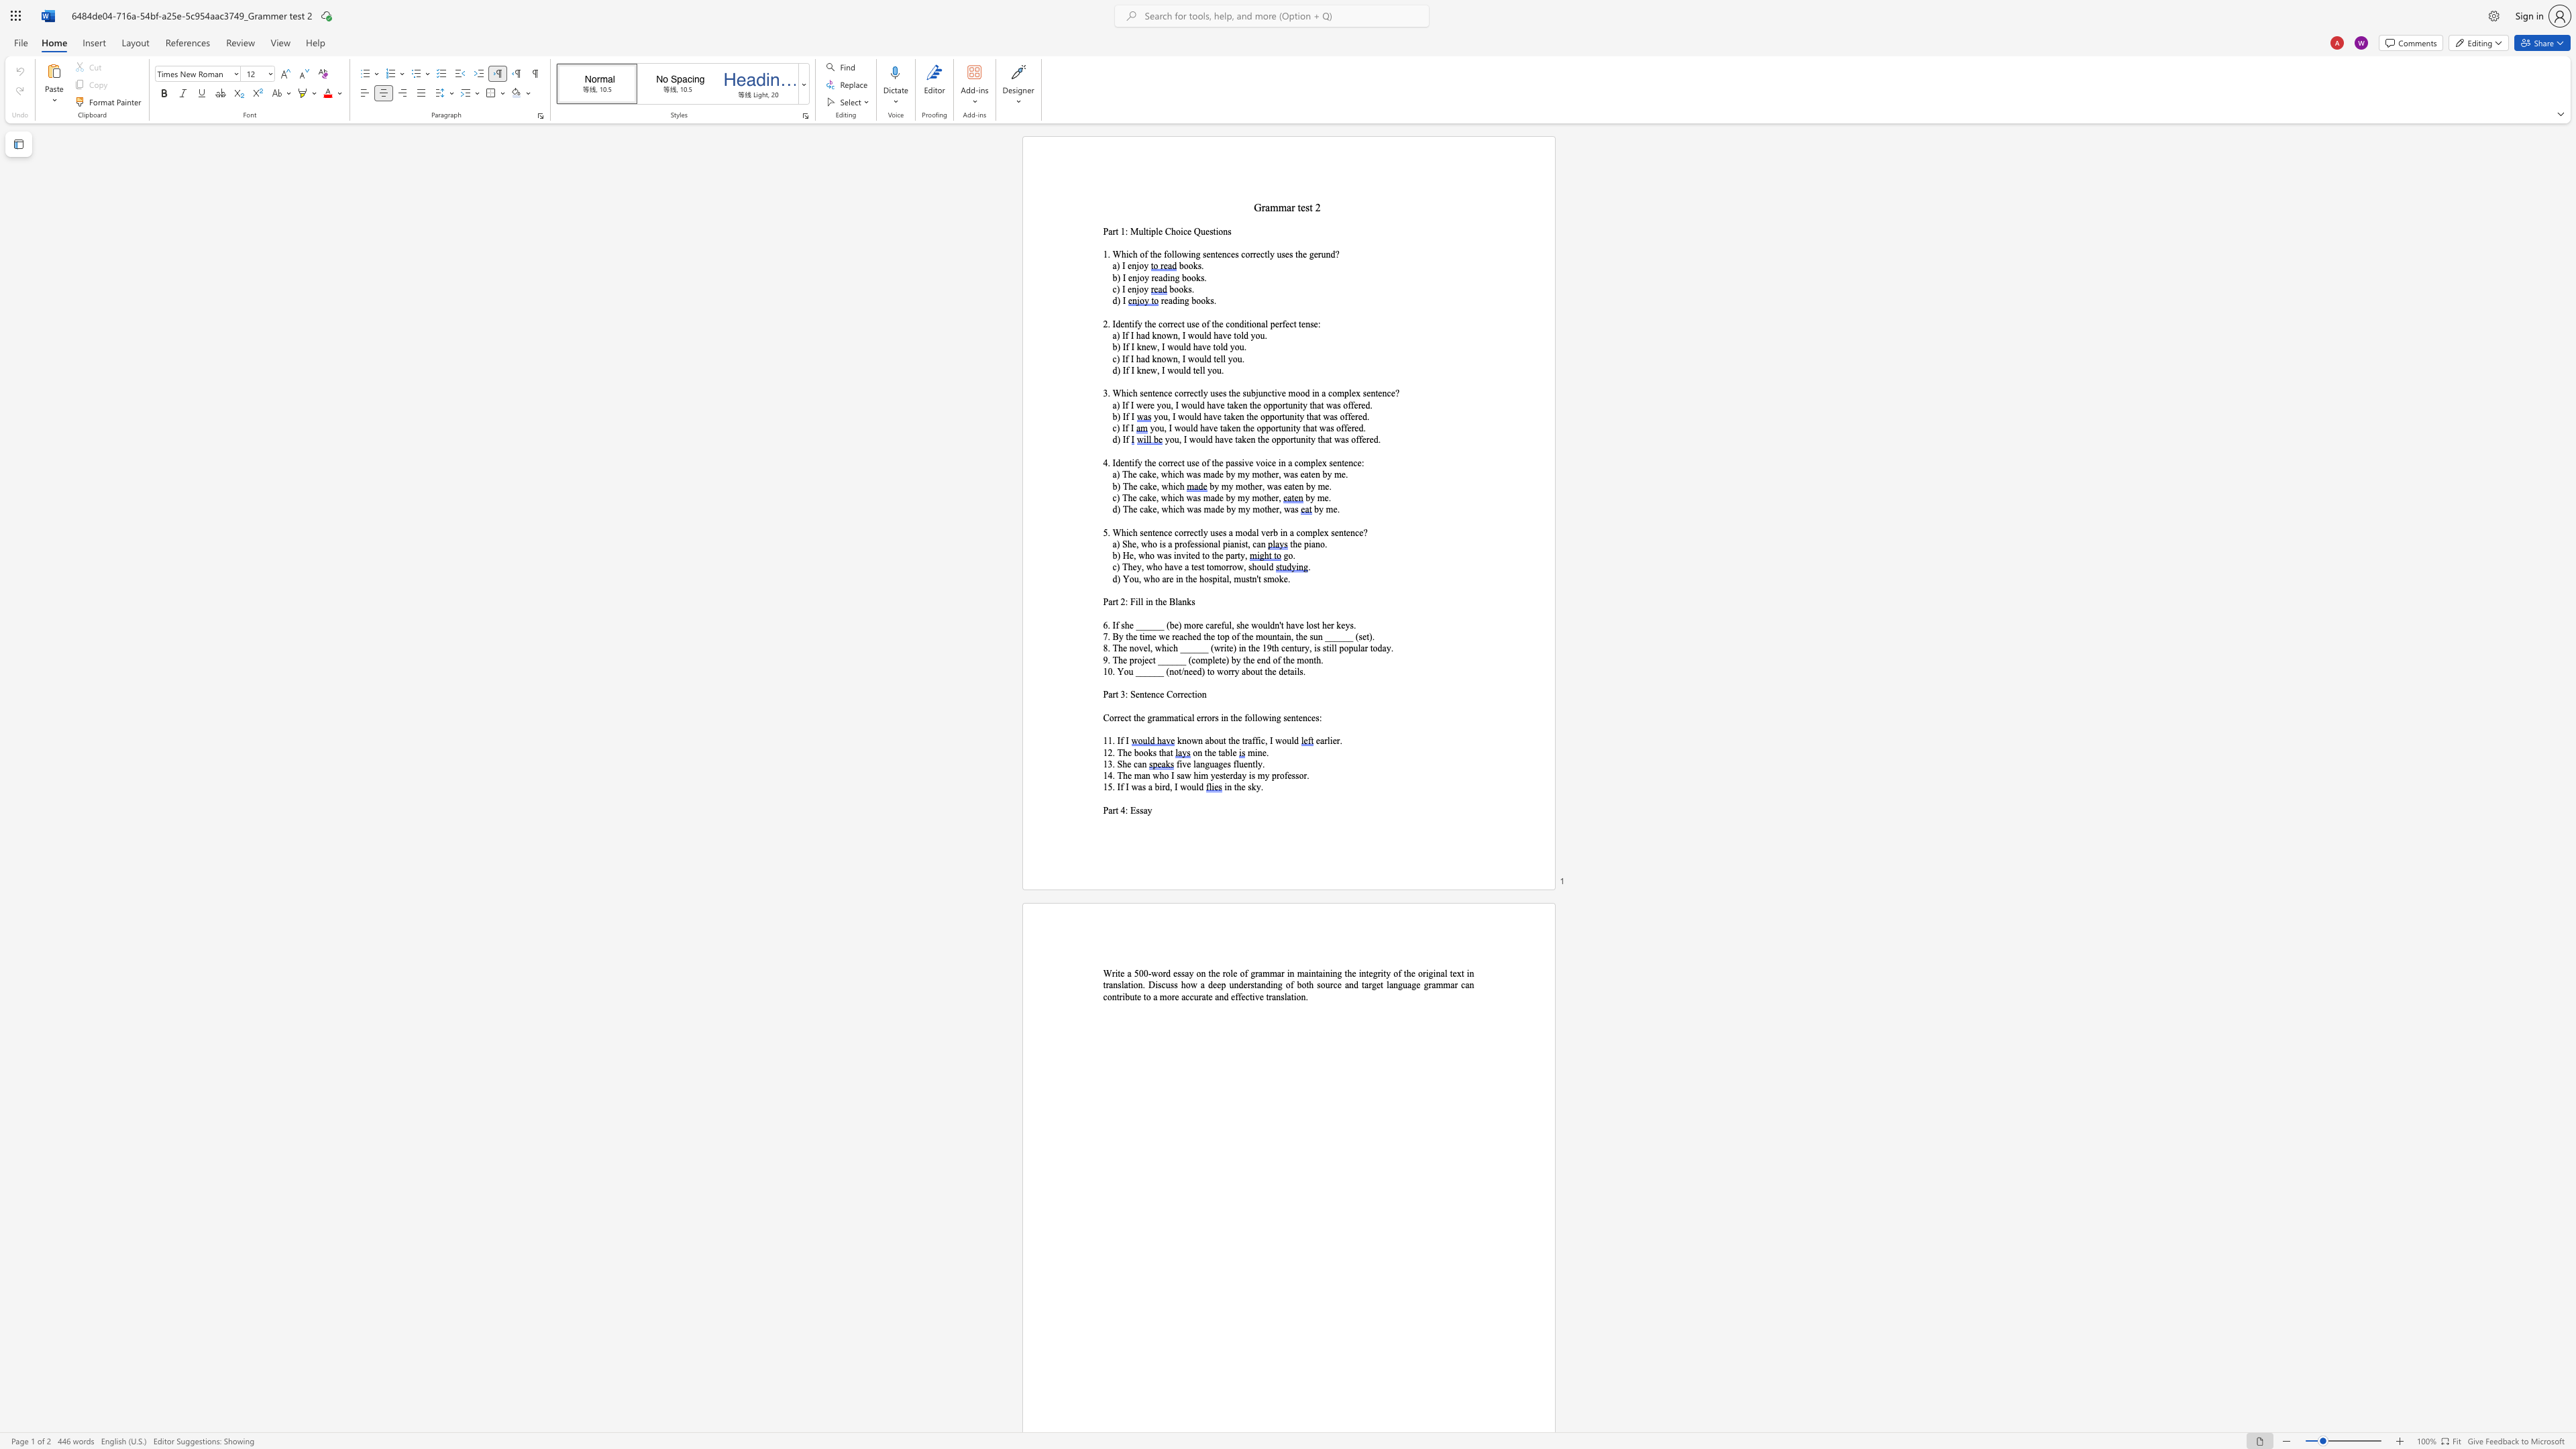 This screenshot has height=1449, width=2576. What do you see at coordinates (1264, 508) in the screenshot?
I see `the subset text "ther," within the text "d) The cake, which was made by my mother, was"` at bounding box center [1264, 508].